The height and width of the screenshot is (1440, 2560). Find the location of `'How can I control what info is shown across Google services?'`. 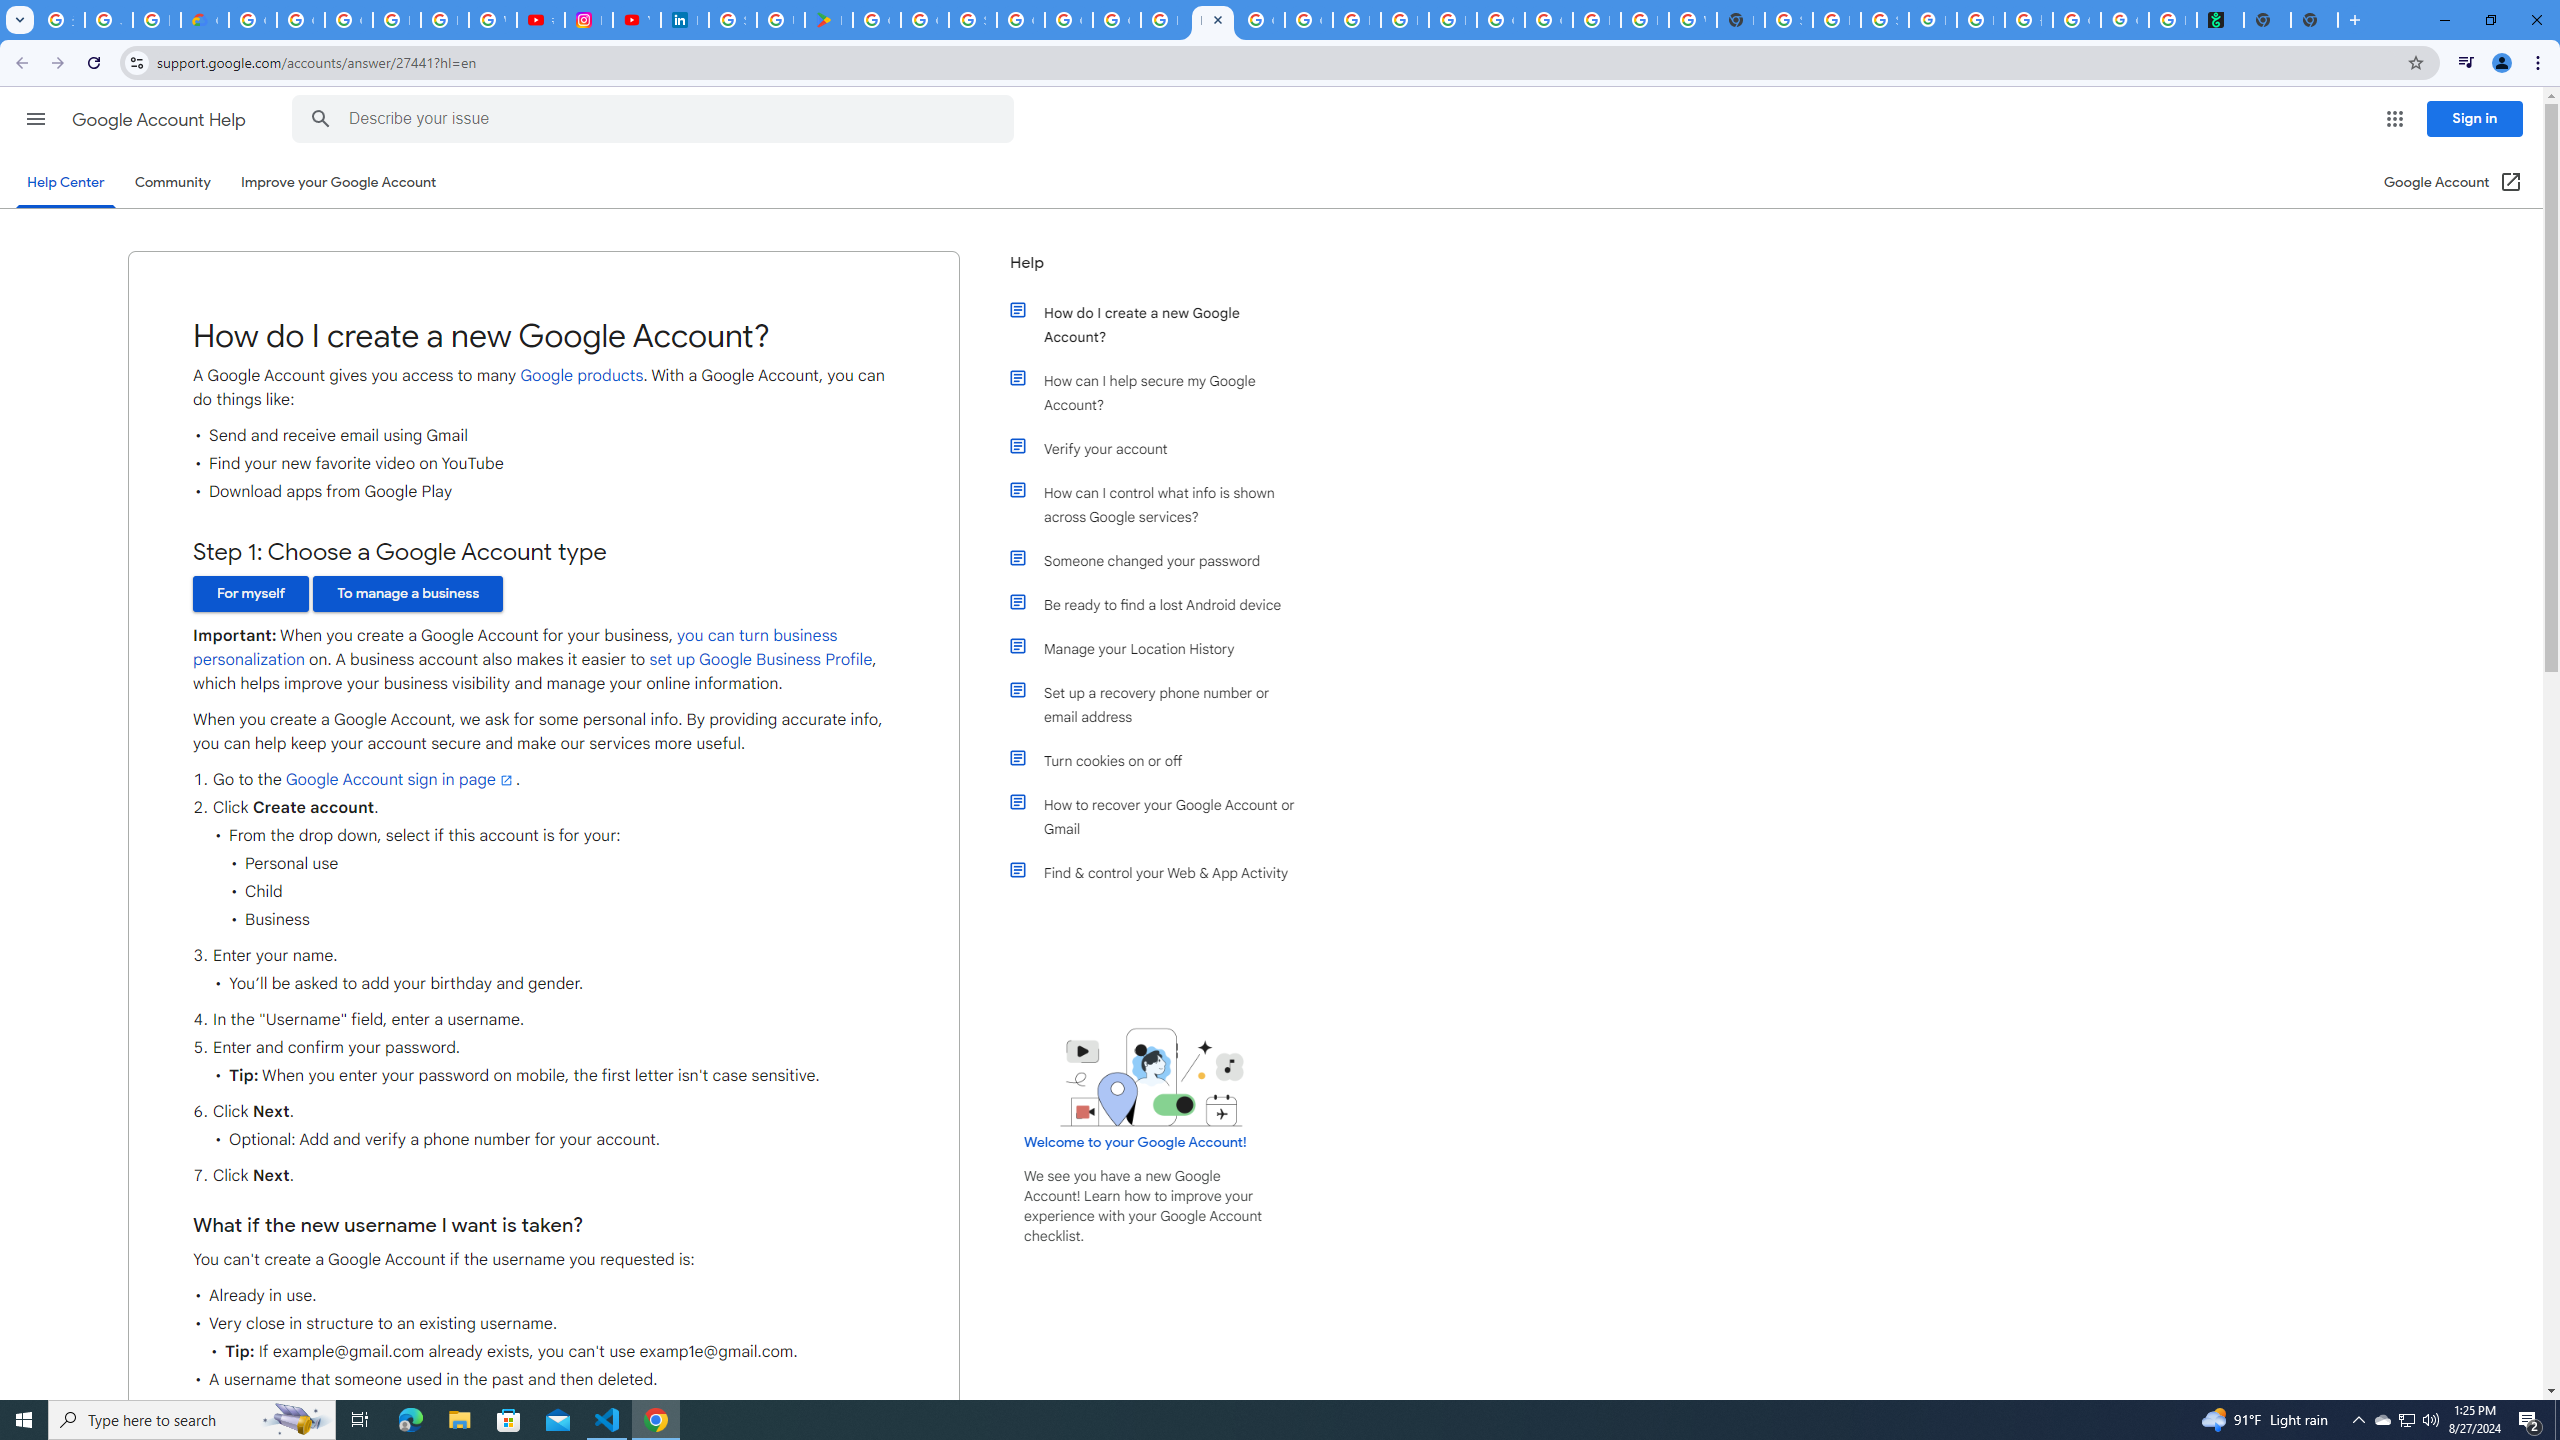

'How can I control what info is shown across Google services?' is located at coordinates (1162, 503).